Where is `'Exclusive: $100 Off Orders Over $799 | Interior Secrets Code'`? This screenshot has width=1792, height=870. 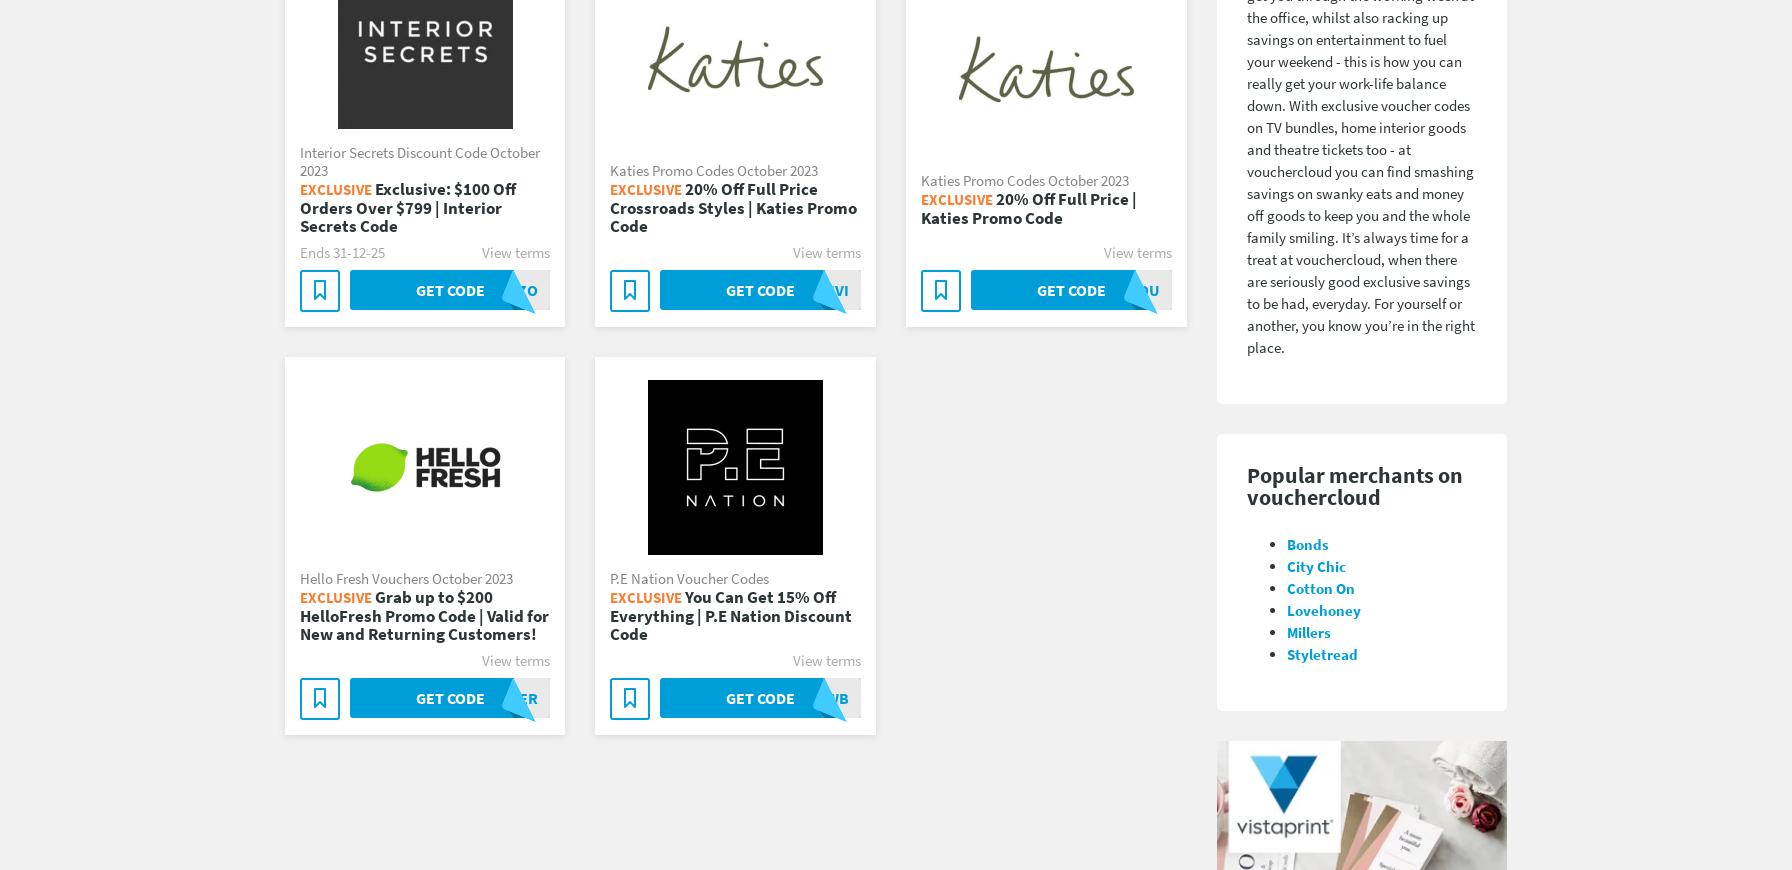
'Exclusive: $100 Off Orders Over $799 | Interior Secrets Code' is located at coordinates (406, 205).